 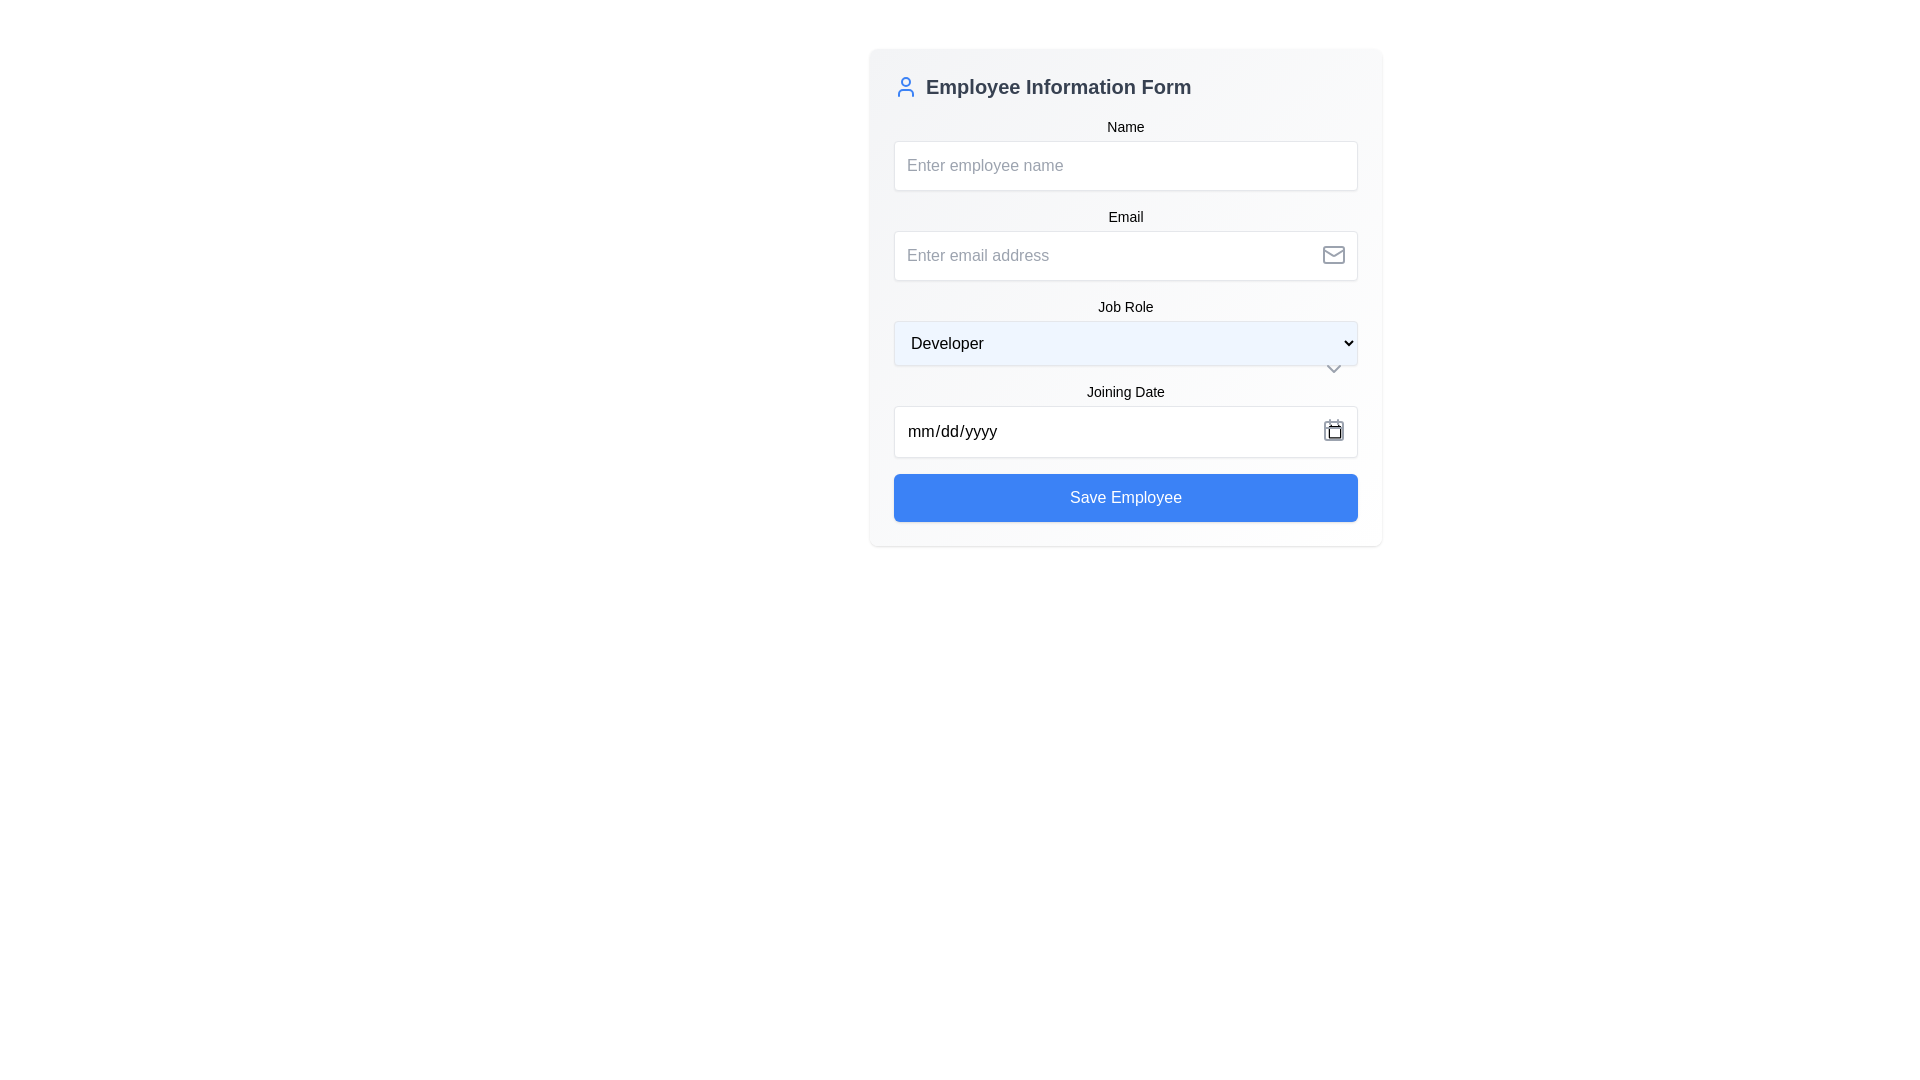 What do you see at coordinates (1126, 297) in the screenshot?
I see `the 'Job Role' dropdown menu, which is labeled with the selected option 'Developer' and features a blue background and a downward-pointing chevron icon` at bounding box center [1126, 297].